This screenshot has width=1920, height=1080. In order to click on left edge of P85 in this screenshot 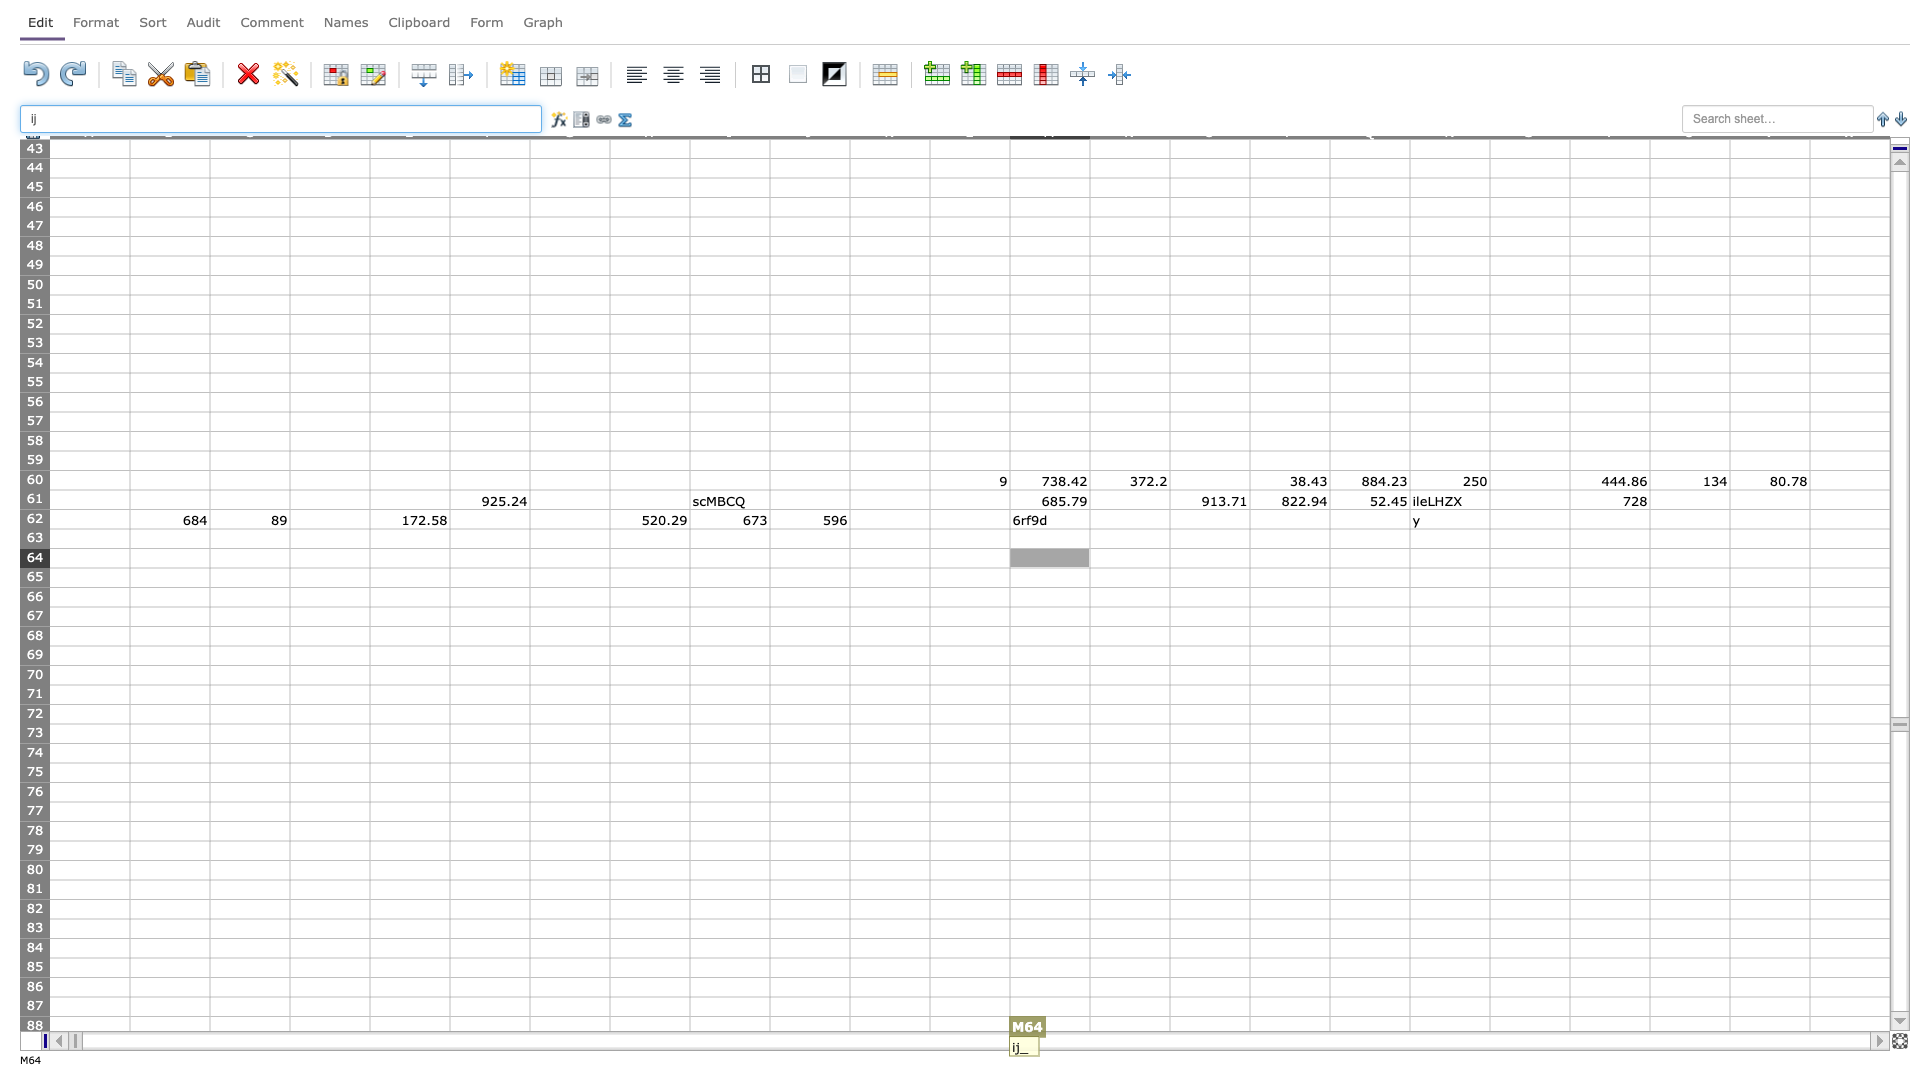, I will do `click(1248, 966)`.